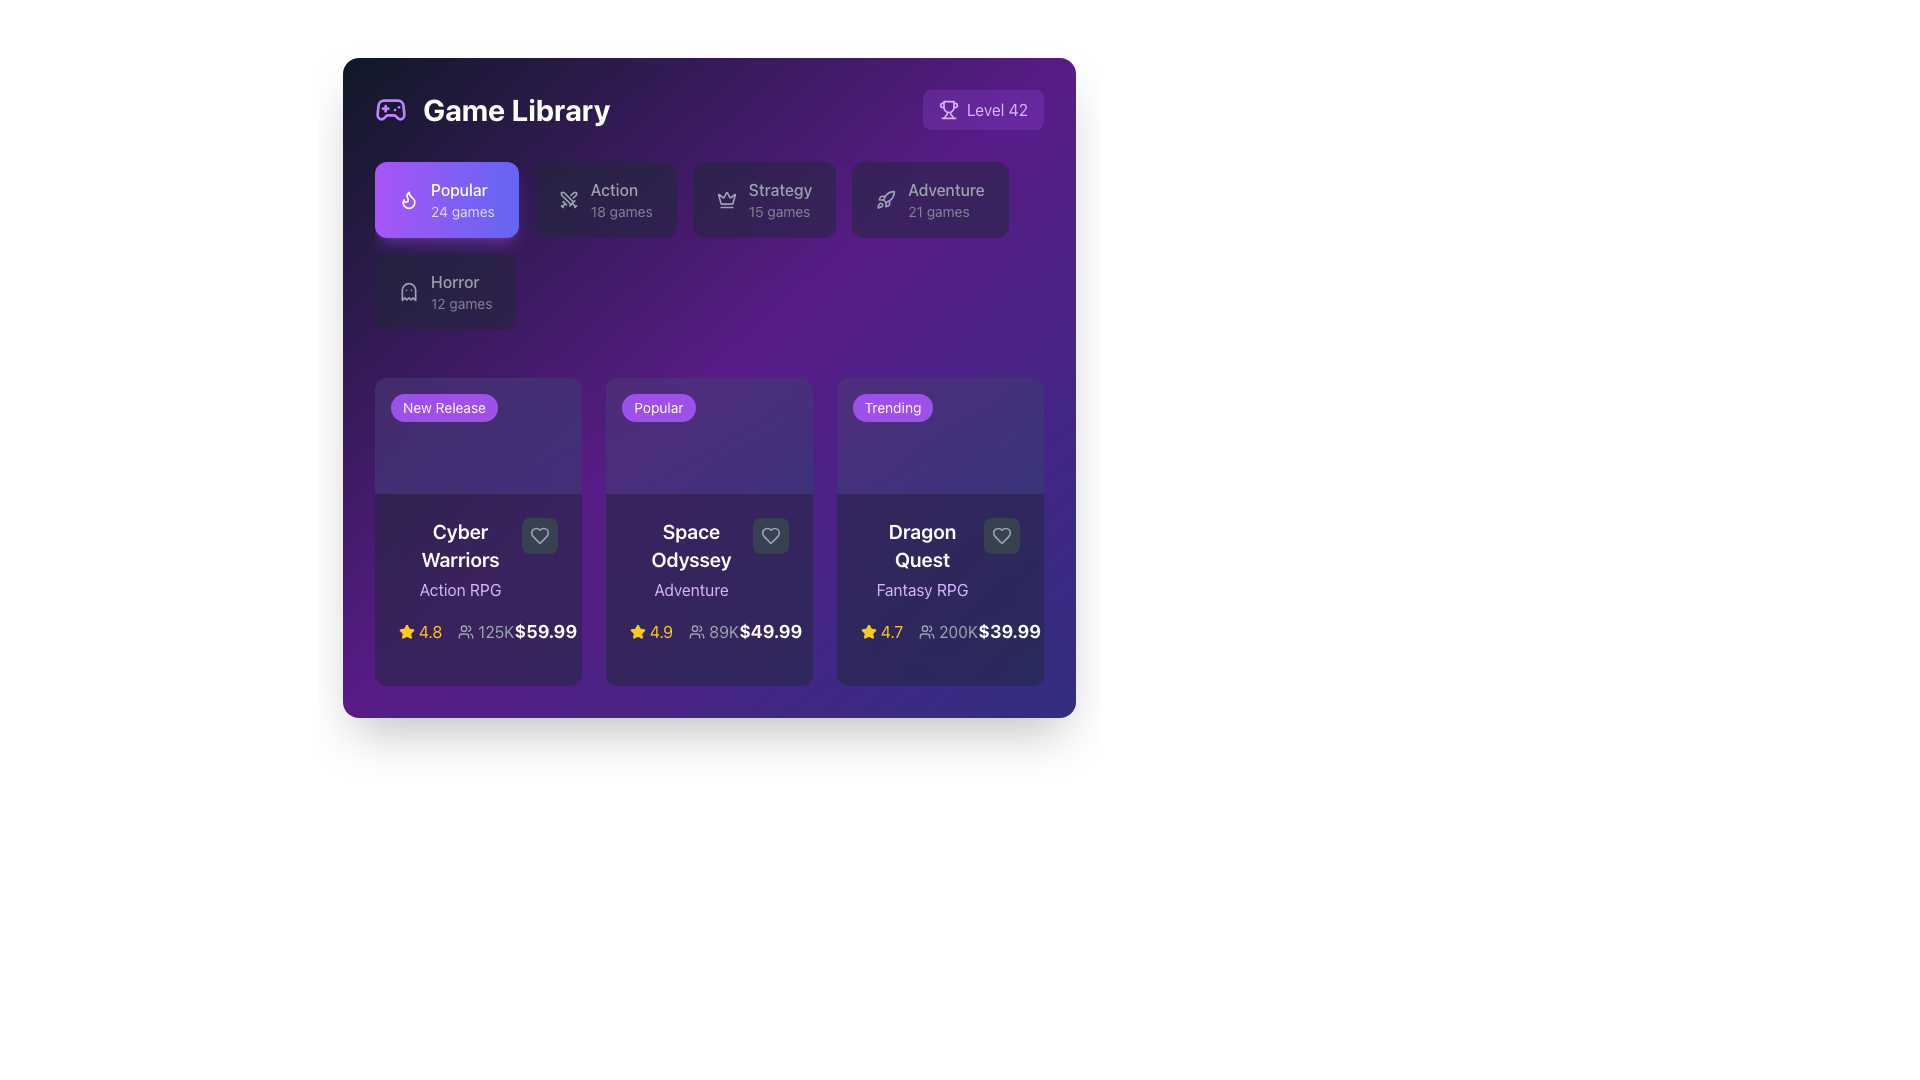 The image size is (1920, 1080). Describe the element at coordinates (885, 200) in the screenshot. I see `the 'Adventure' category icon located in the menu, adjacent to the 'Strategy' and 'Action' buttons` at that location.